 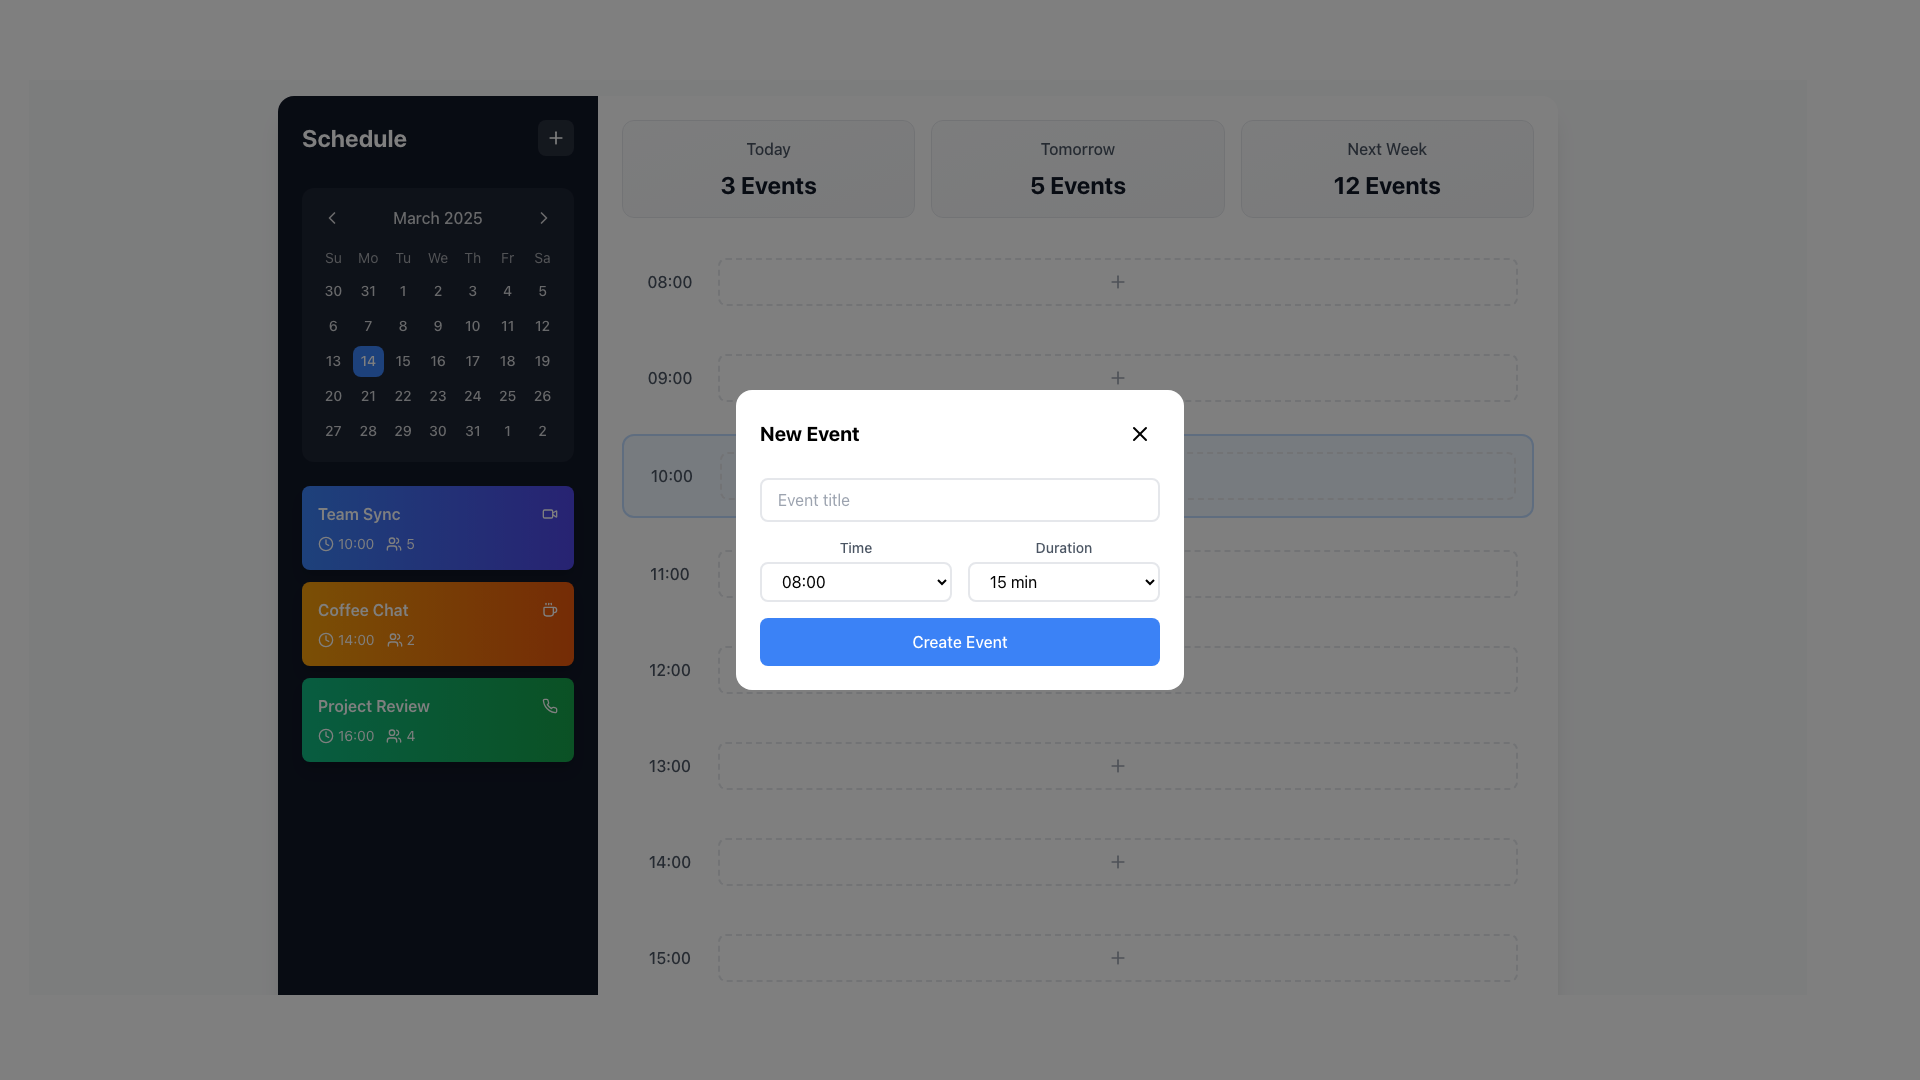 What do you see at coordinates (394, 736) in the screenshot?
I see `the user group icon styled with a rounded geometric design, located in the 'Project Review' block to the left of the number '4' icon` at bounding box center [394, 736].